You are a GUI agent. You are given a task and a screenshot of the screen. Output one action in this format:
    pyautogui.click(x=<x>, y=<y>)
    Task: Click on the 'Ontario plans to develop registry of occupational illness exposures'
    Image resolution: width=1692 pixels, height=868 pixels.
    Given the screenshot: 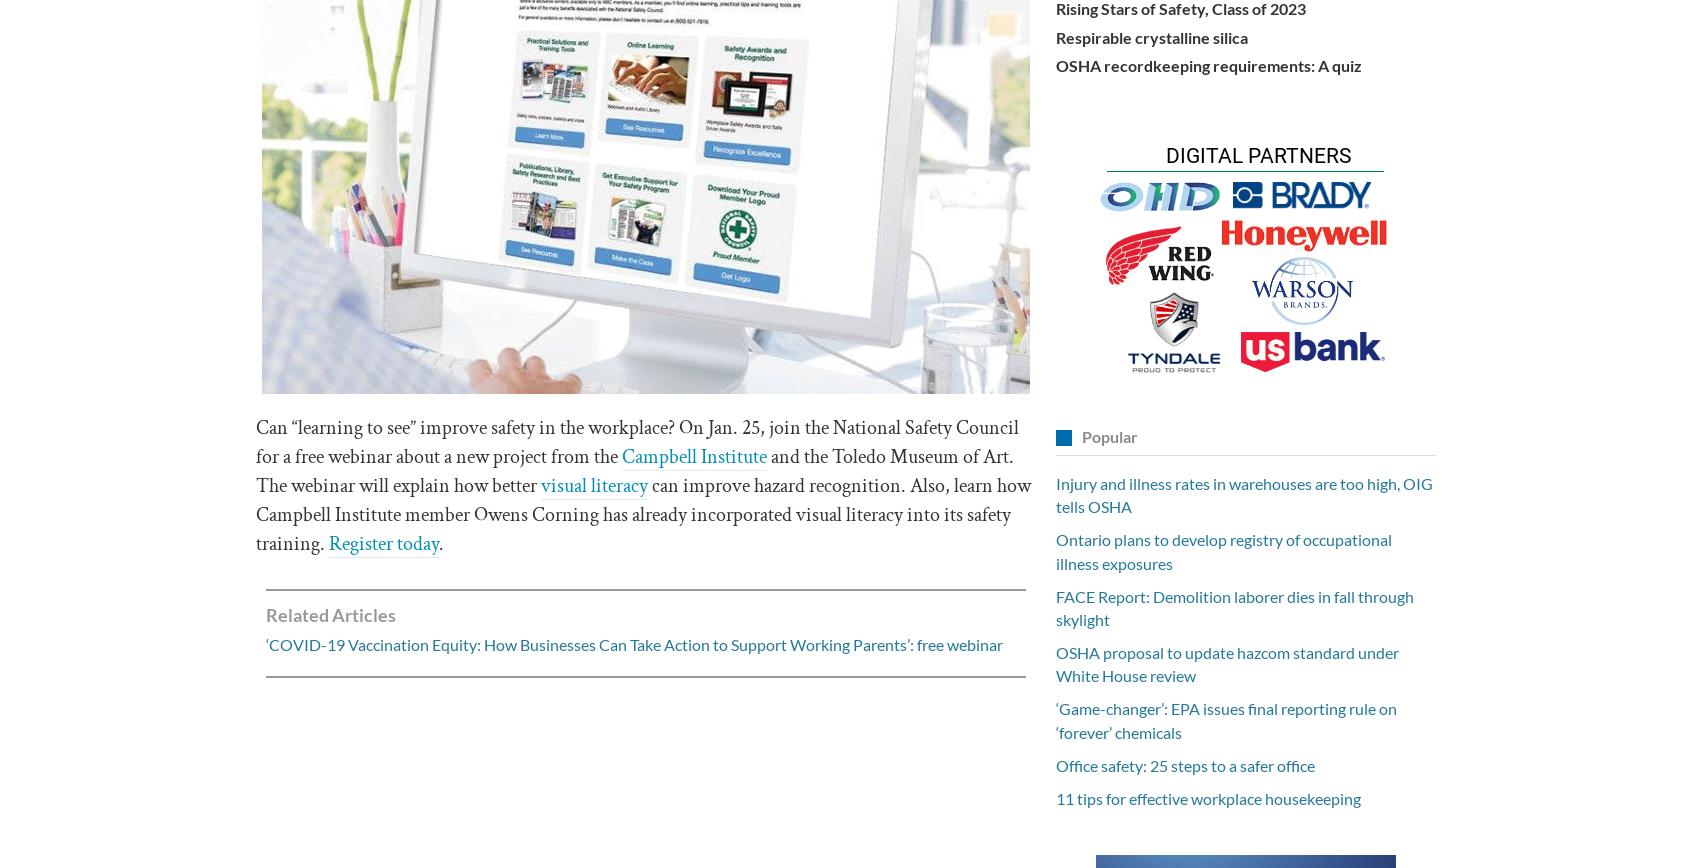 What is the action you would take?
    pyautogui.click(x=1223, y=551)
    